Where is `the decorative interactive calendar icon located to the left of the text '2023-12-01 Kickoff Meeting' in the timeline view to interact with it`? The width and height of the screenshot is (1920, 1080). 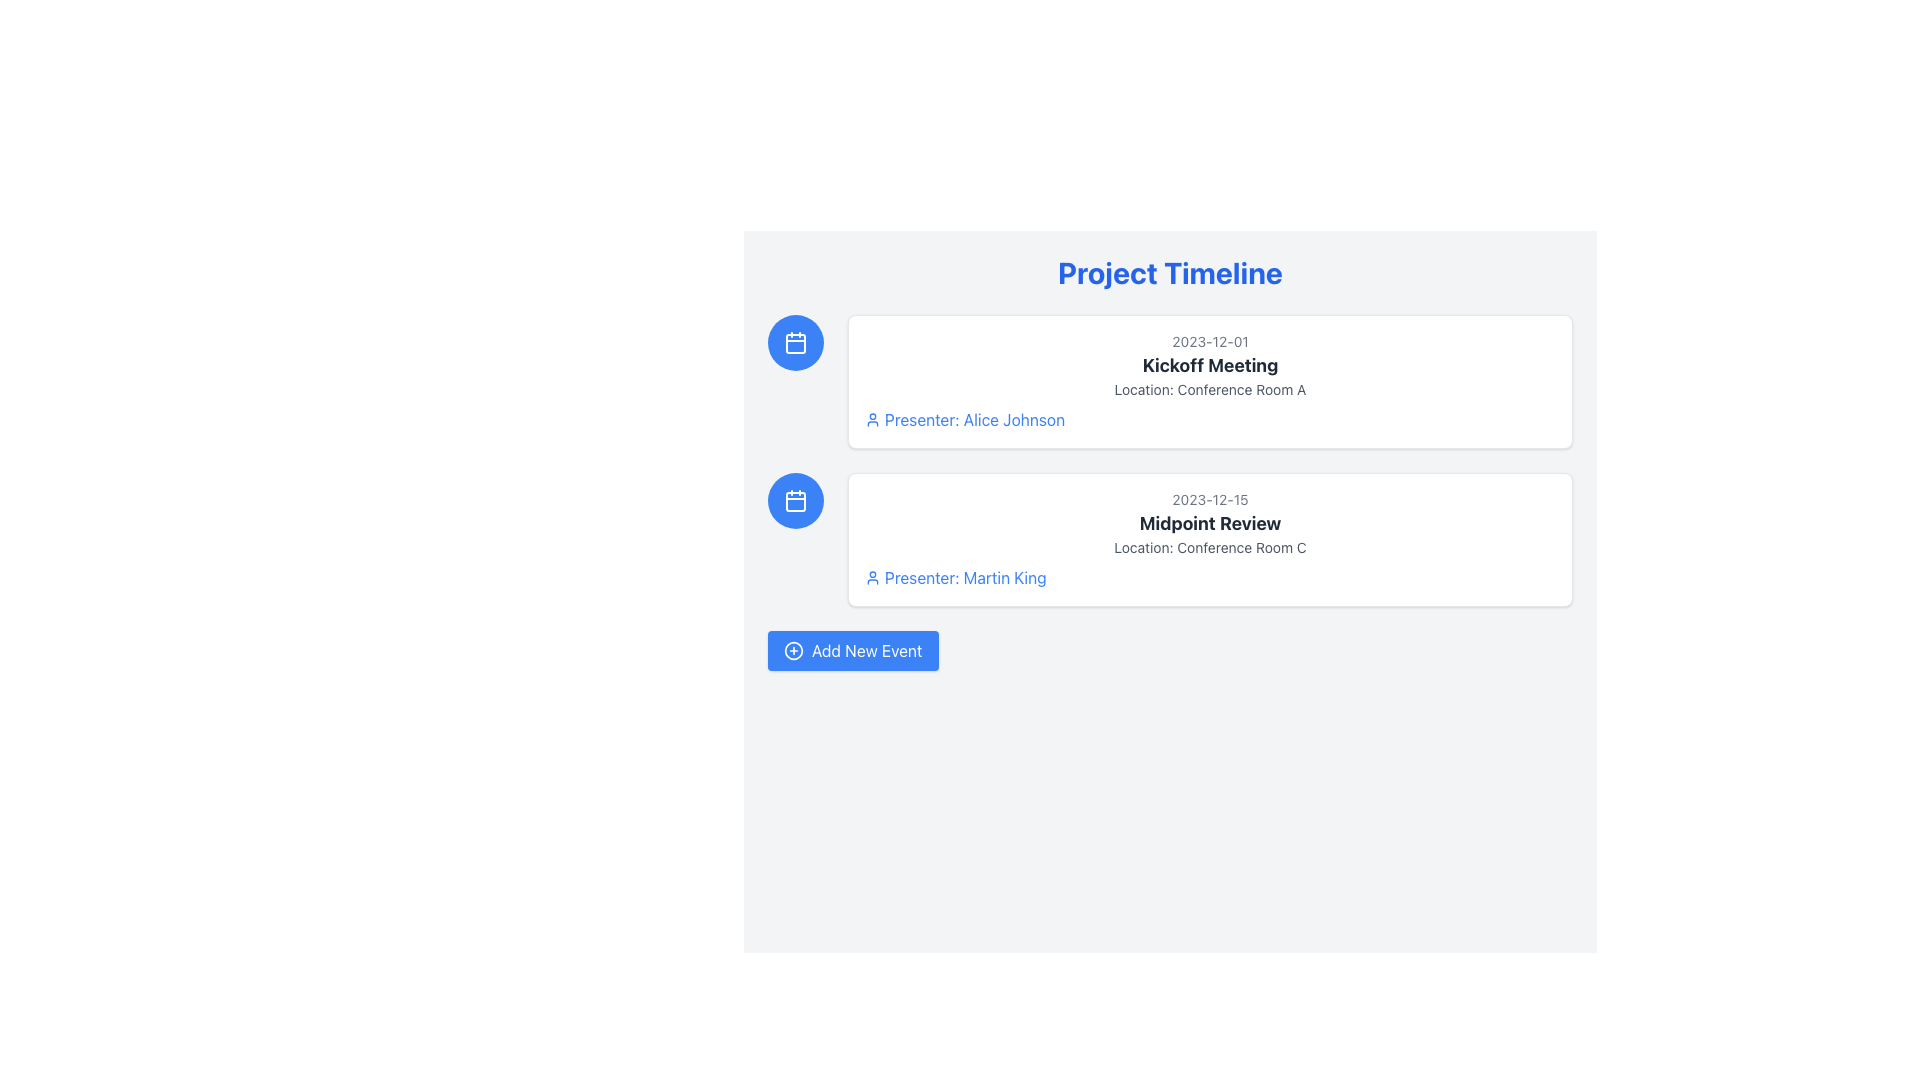 the decorative interactive calendar icon located to the left of the text '2023-12-01 Kickoff Meeting' in the timeline view to interact with it is located at coordinates (795, 342).